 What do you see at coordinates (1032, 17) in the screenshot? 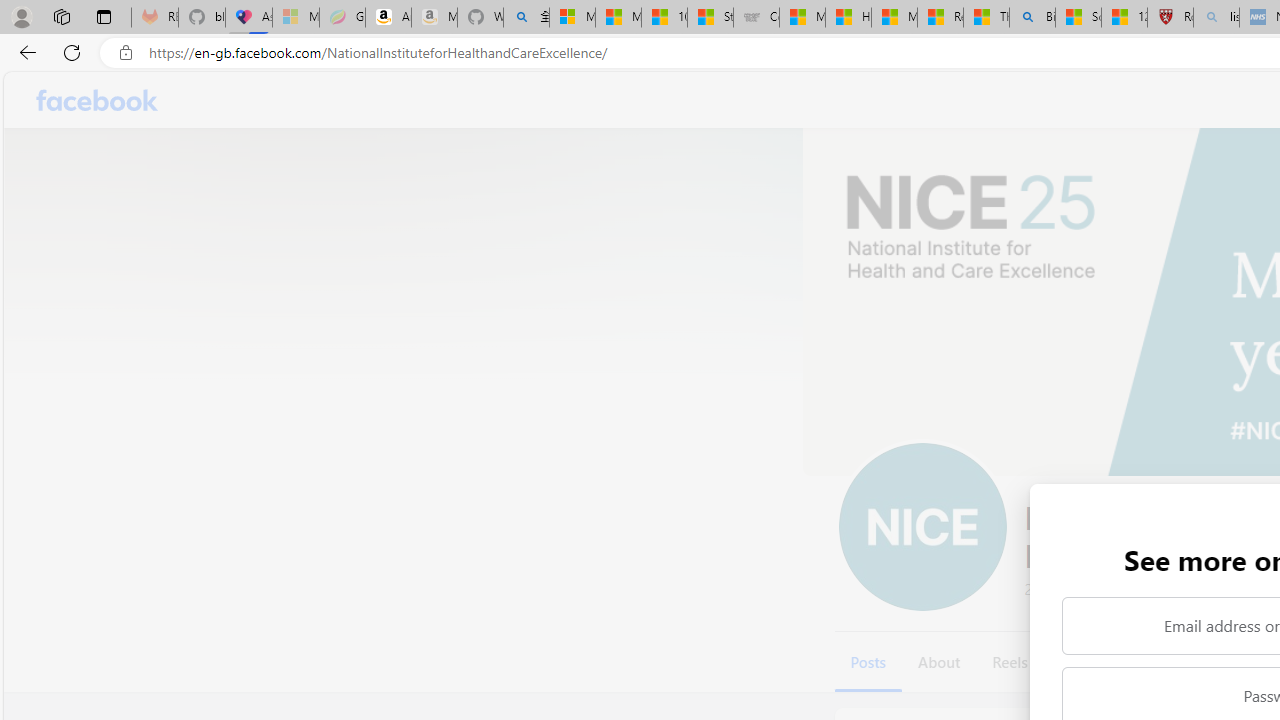
I see `'Bing'` at bounding box center [1032, 17].